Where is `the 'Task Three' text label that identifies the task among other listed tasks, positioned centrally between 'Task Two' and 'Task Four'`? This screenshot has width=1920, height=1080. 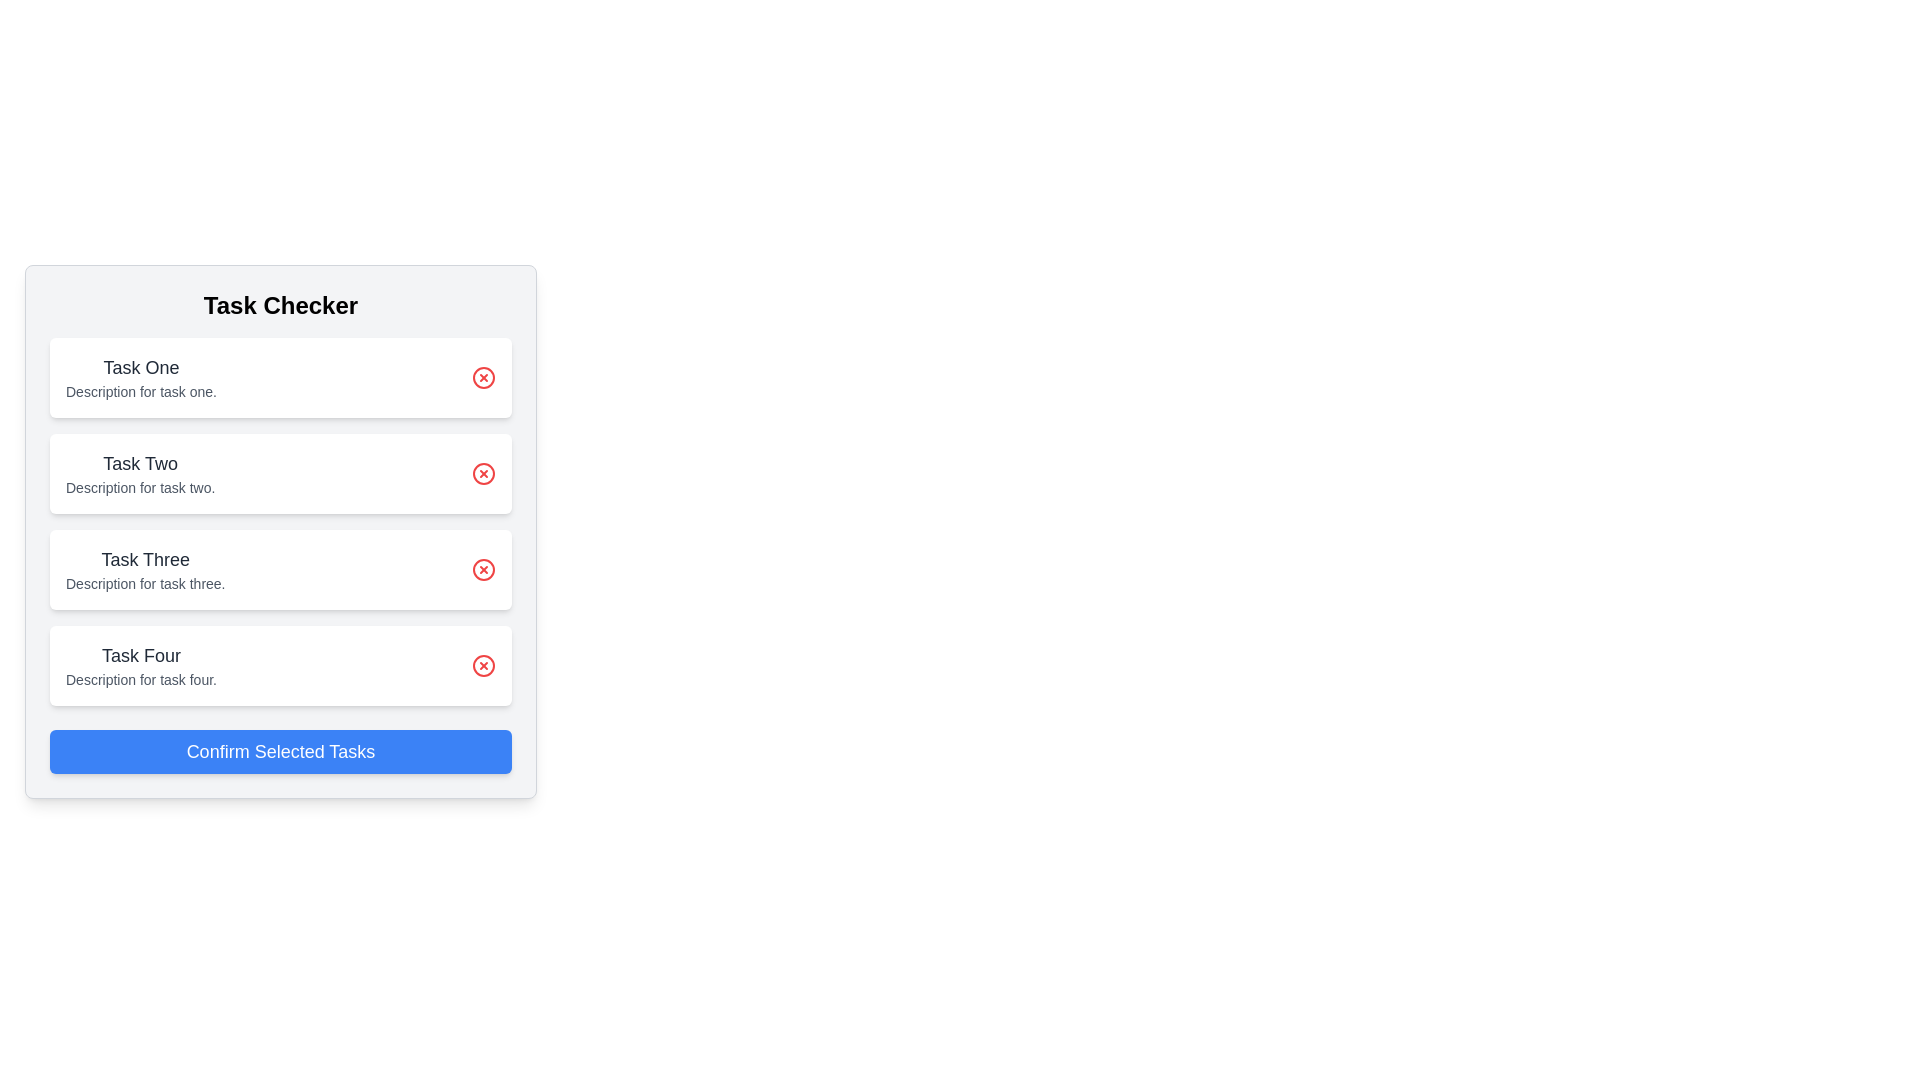 the 'Task Three' text label that identifies the task among other listed tasks, positioned centrally between 'Task Two' and 'Task Four' is located at coordinates (144, 559).